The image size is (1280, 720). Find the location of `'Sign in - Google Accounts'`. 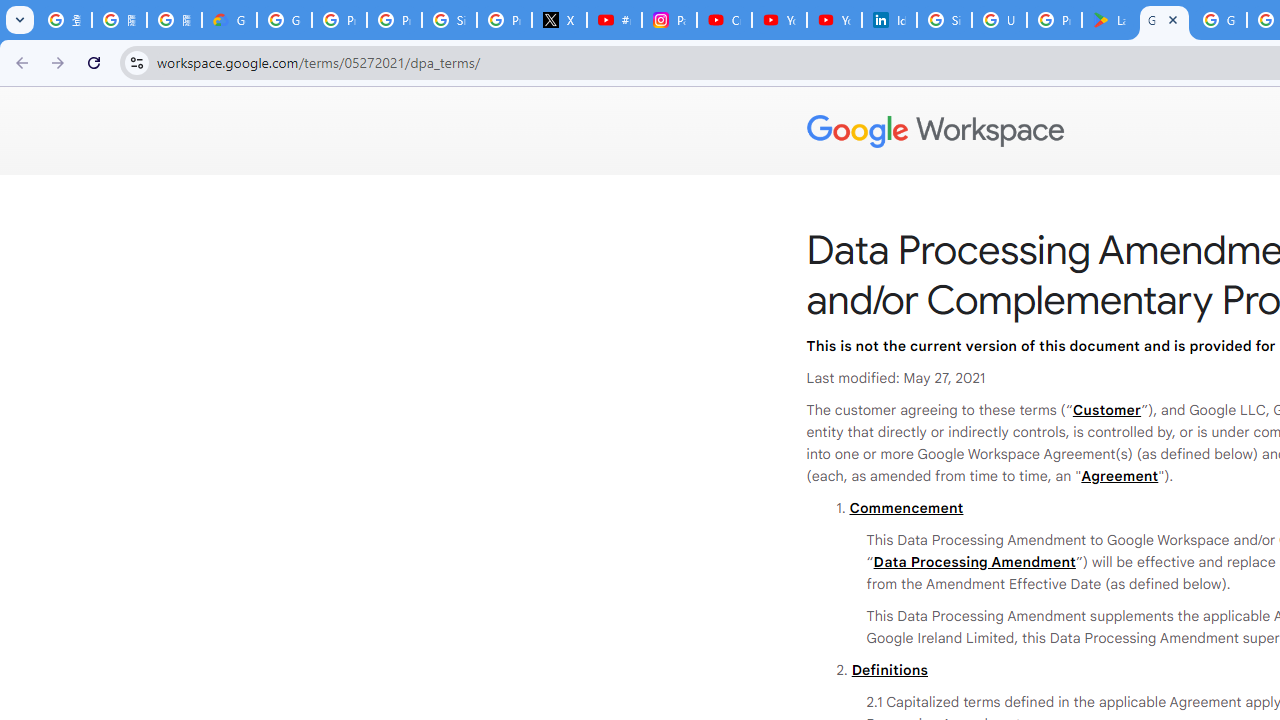

'Sign in - Google Accounts' is located at coordinates (943, 20).